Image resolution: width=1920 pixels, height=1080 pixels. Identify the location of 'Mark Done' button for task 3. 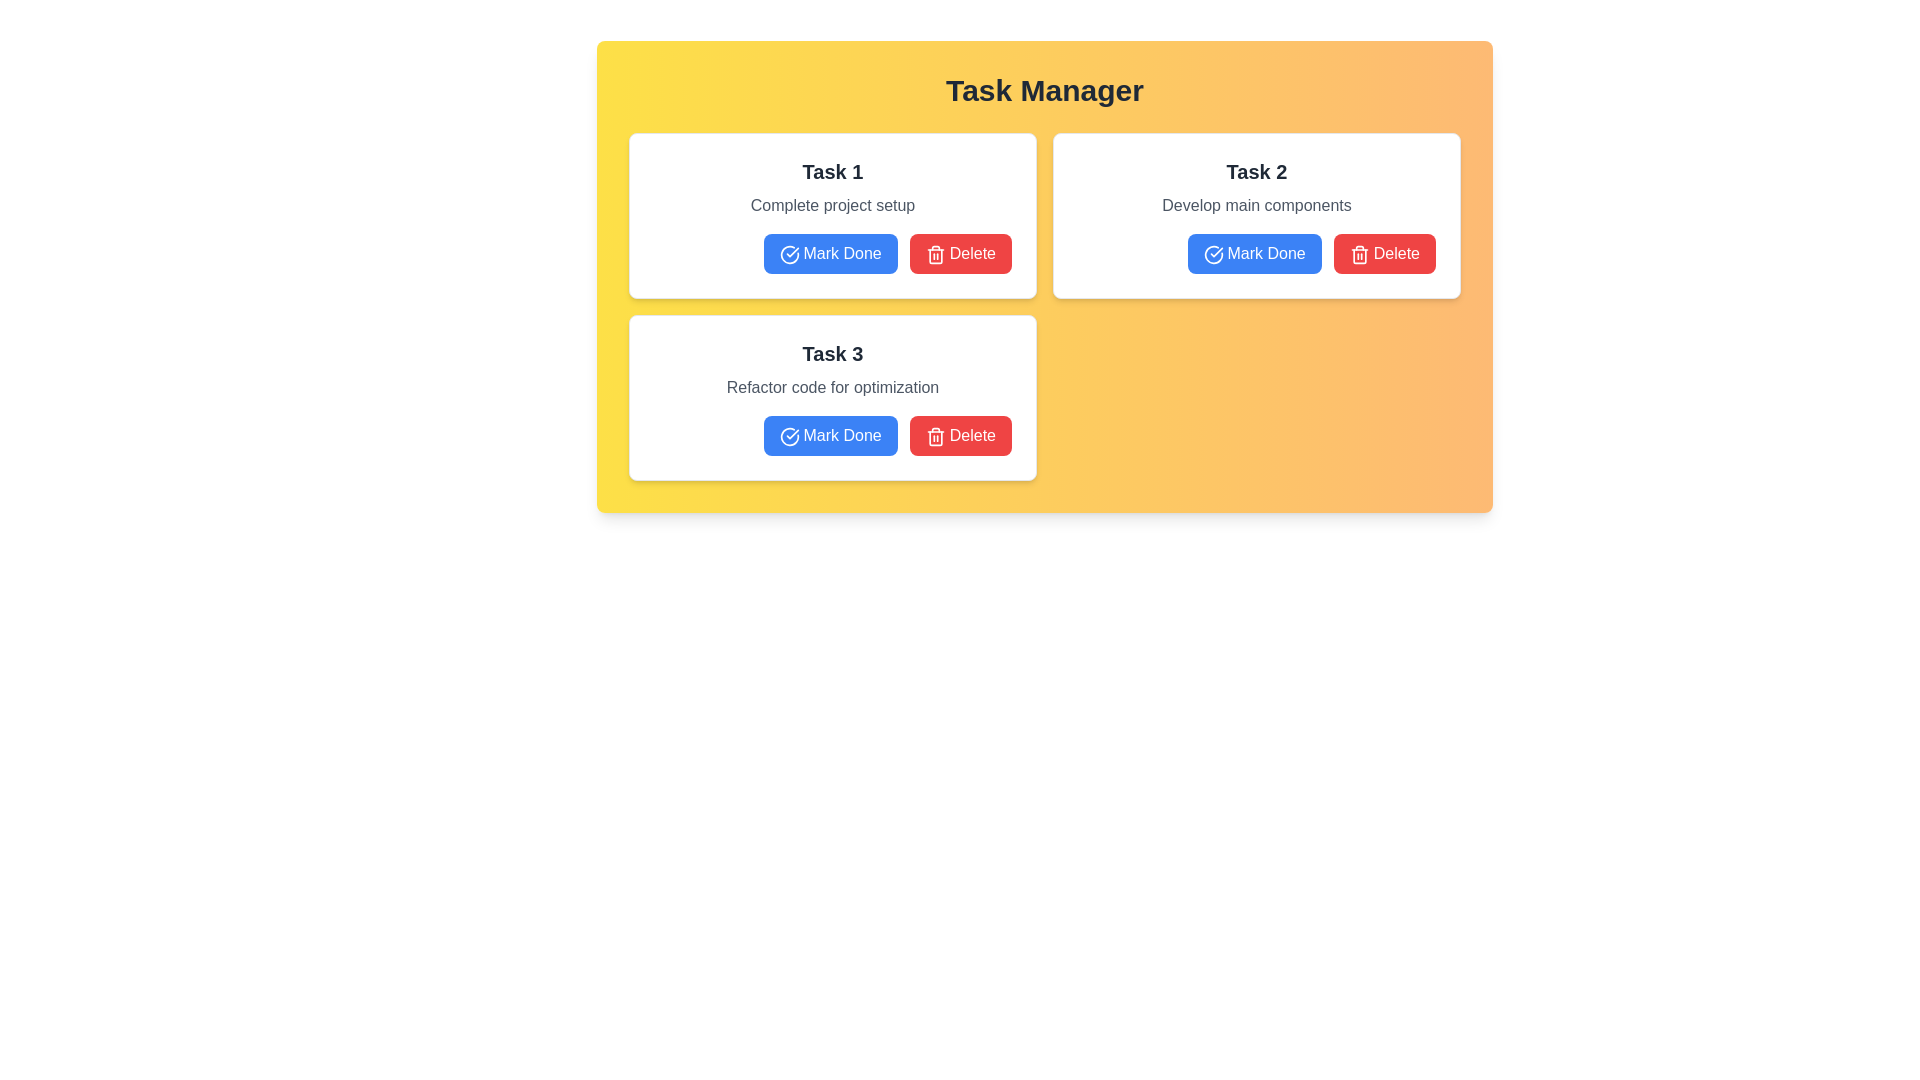
(830, 434).